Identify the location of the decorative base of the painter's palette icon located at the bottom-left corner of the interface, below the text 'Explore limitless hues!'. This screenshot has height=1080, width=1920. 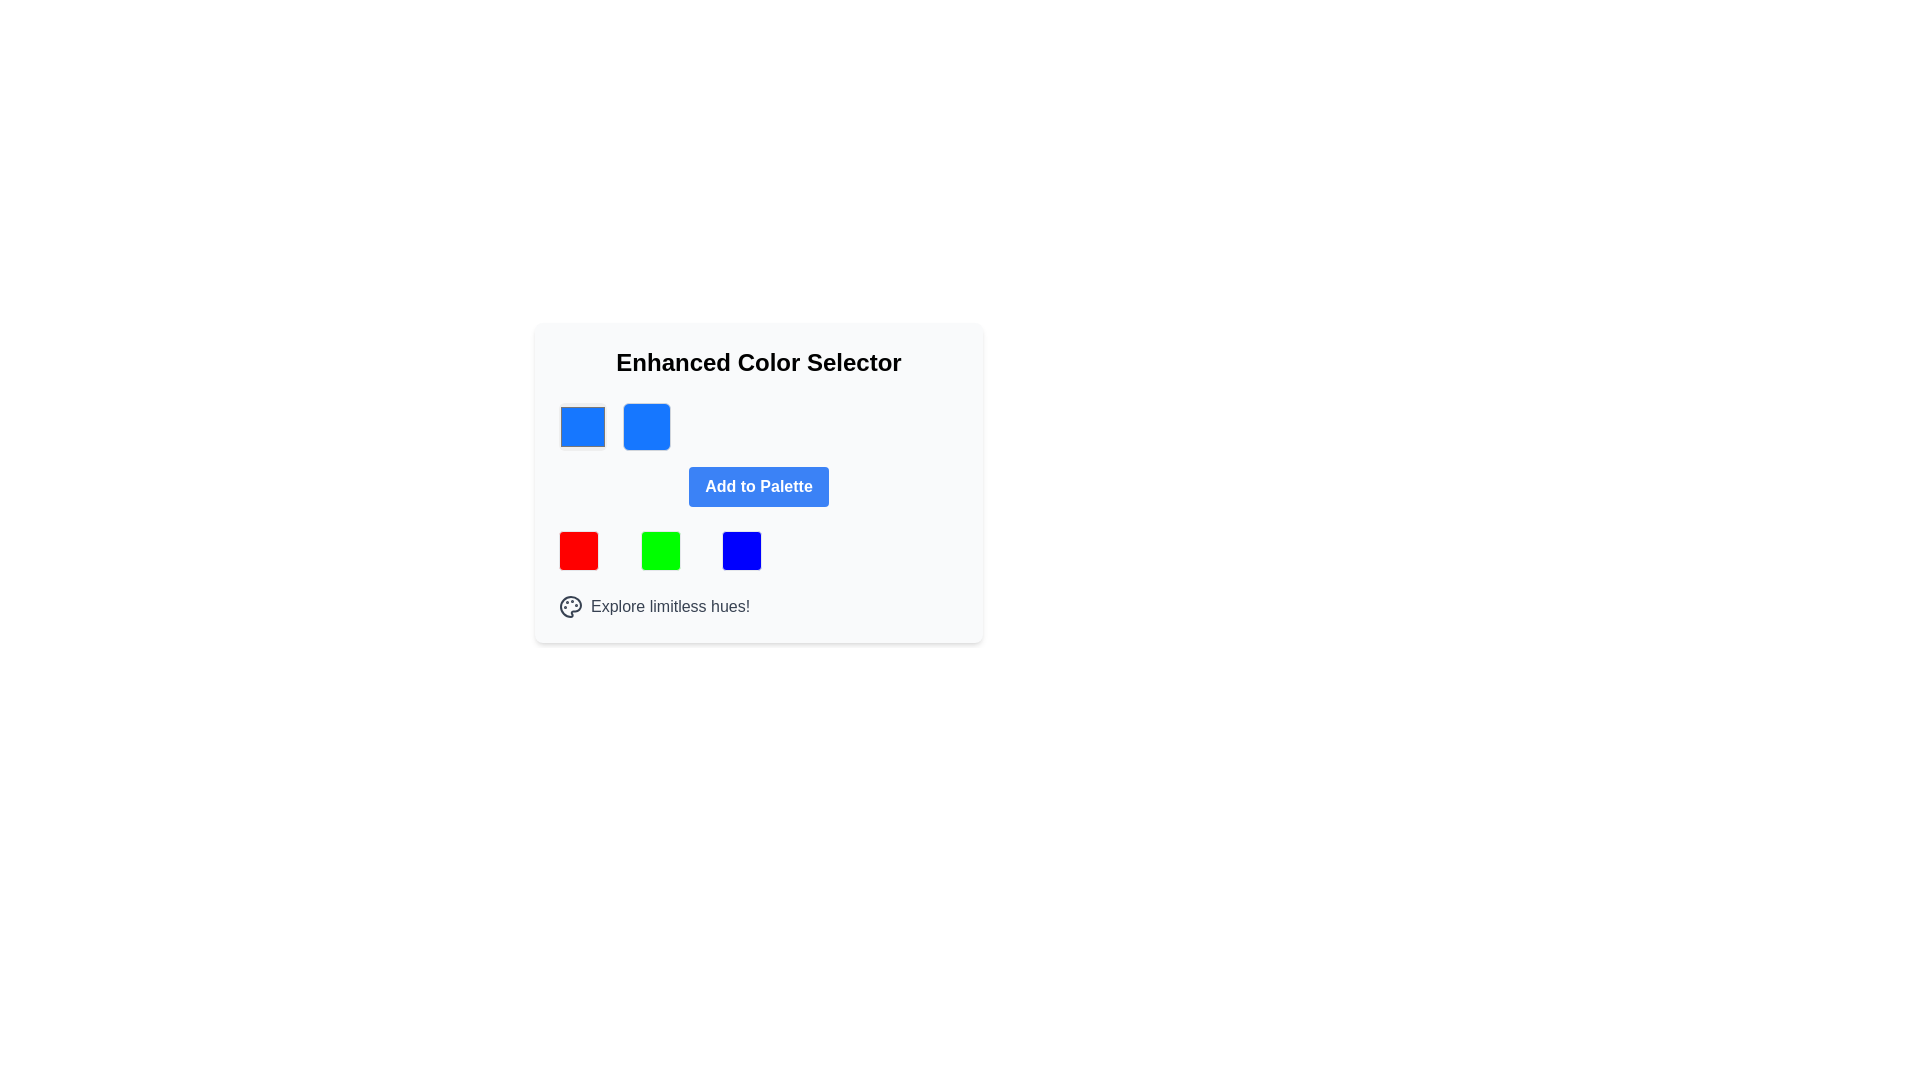
(570, 605).